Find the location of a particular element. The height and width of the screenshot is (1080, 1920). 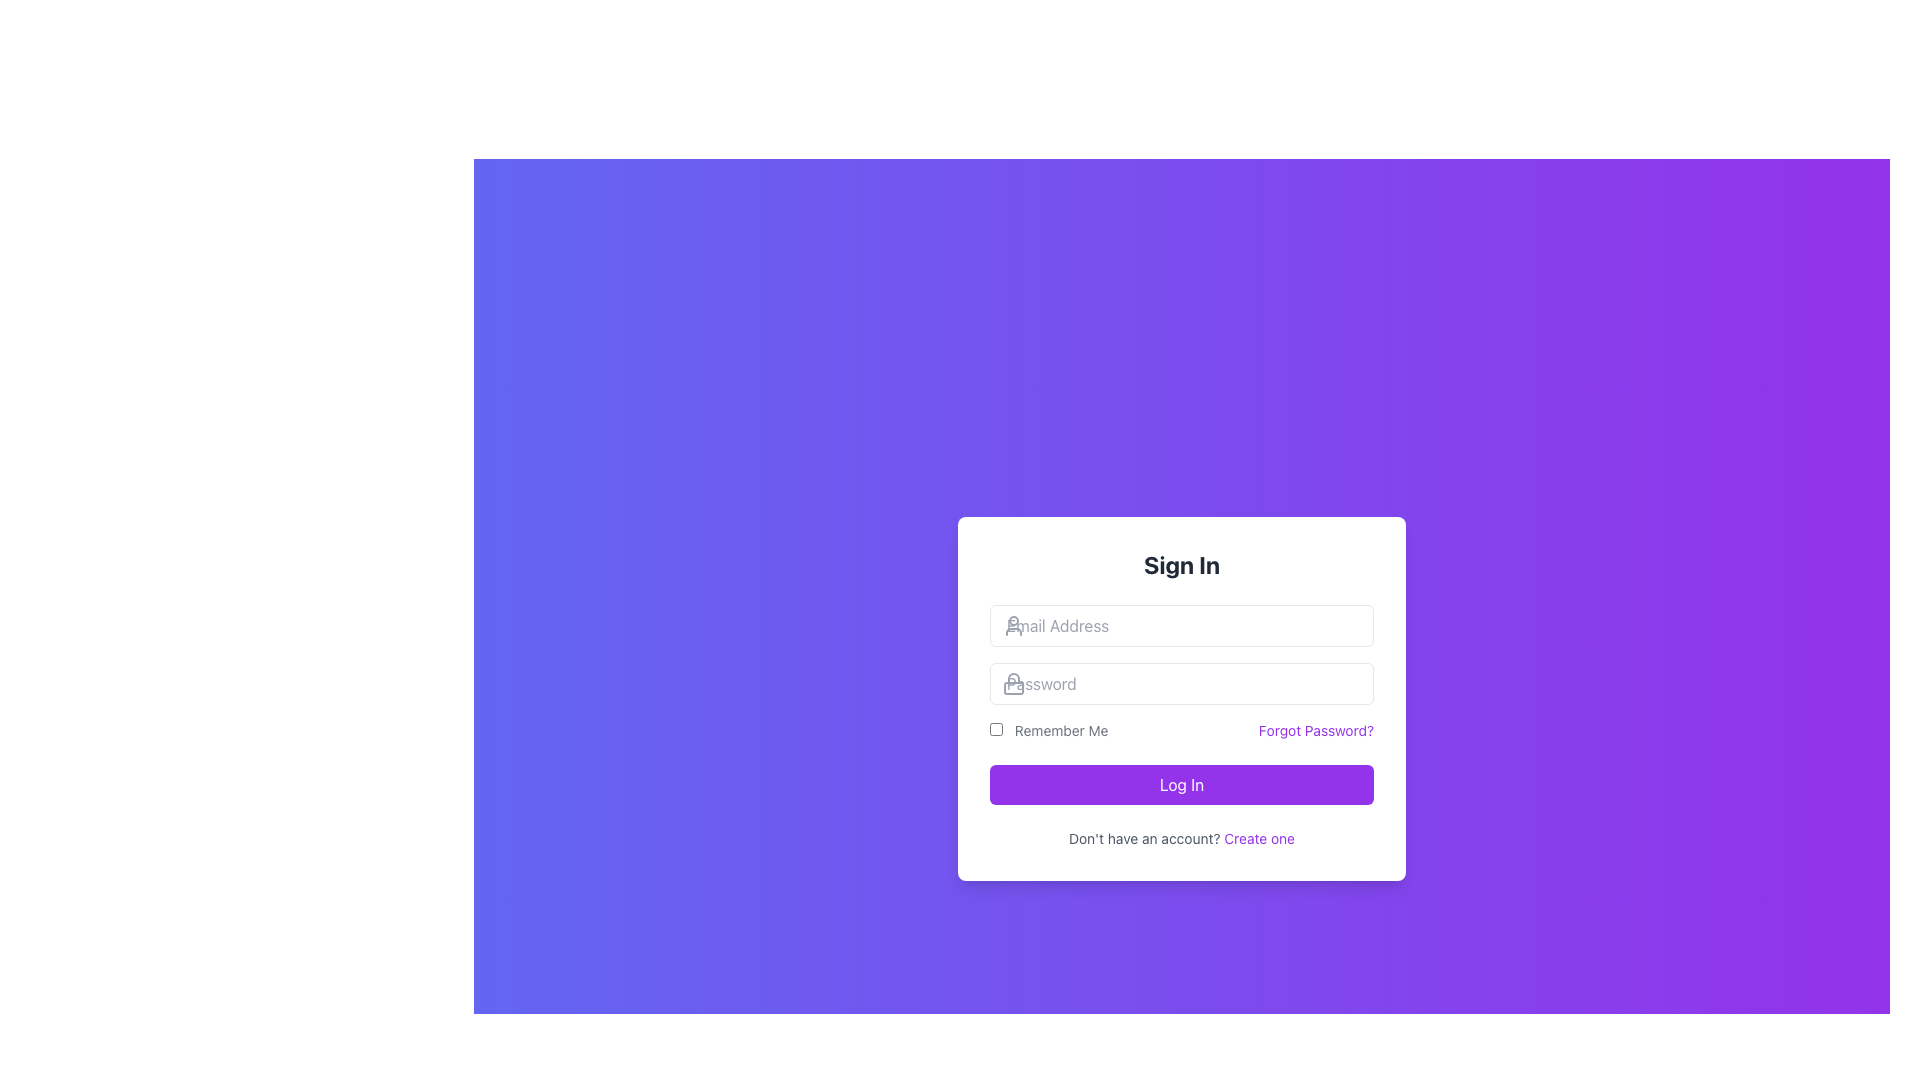

the interactive elements of the Login Form, which is centered within a full-page gradient background and located below the 'Sign In' title is located at coordinates (1181, 697).